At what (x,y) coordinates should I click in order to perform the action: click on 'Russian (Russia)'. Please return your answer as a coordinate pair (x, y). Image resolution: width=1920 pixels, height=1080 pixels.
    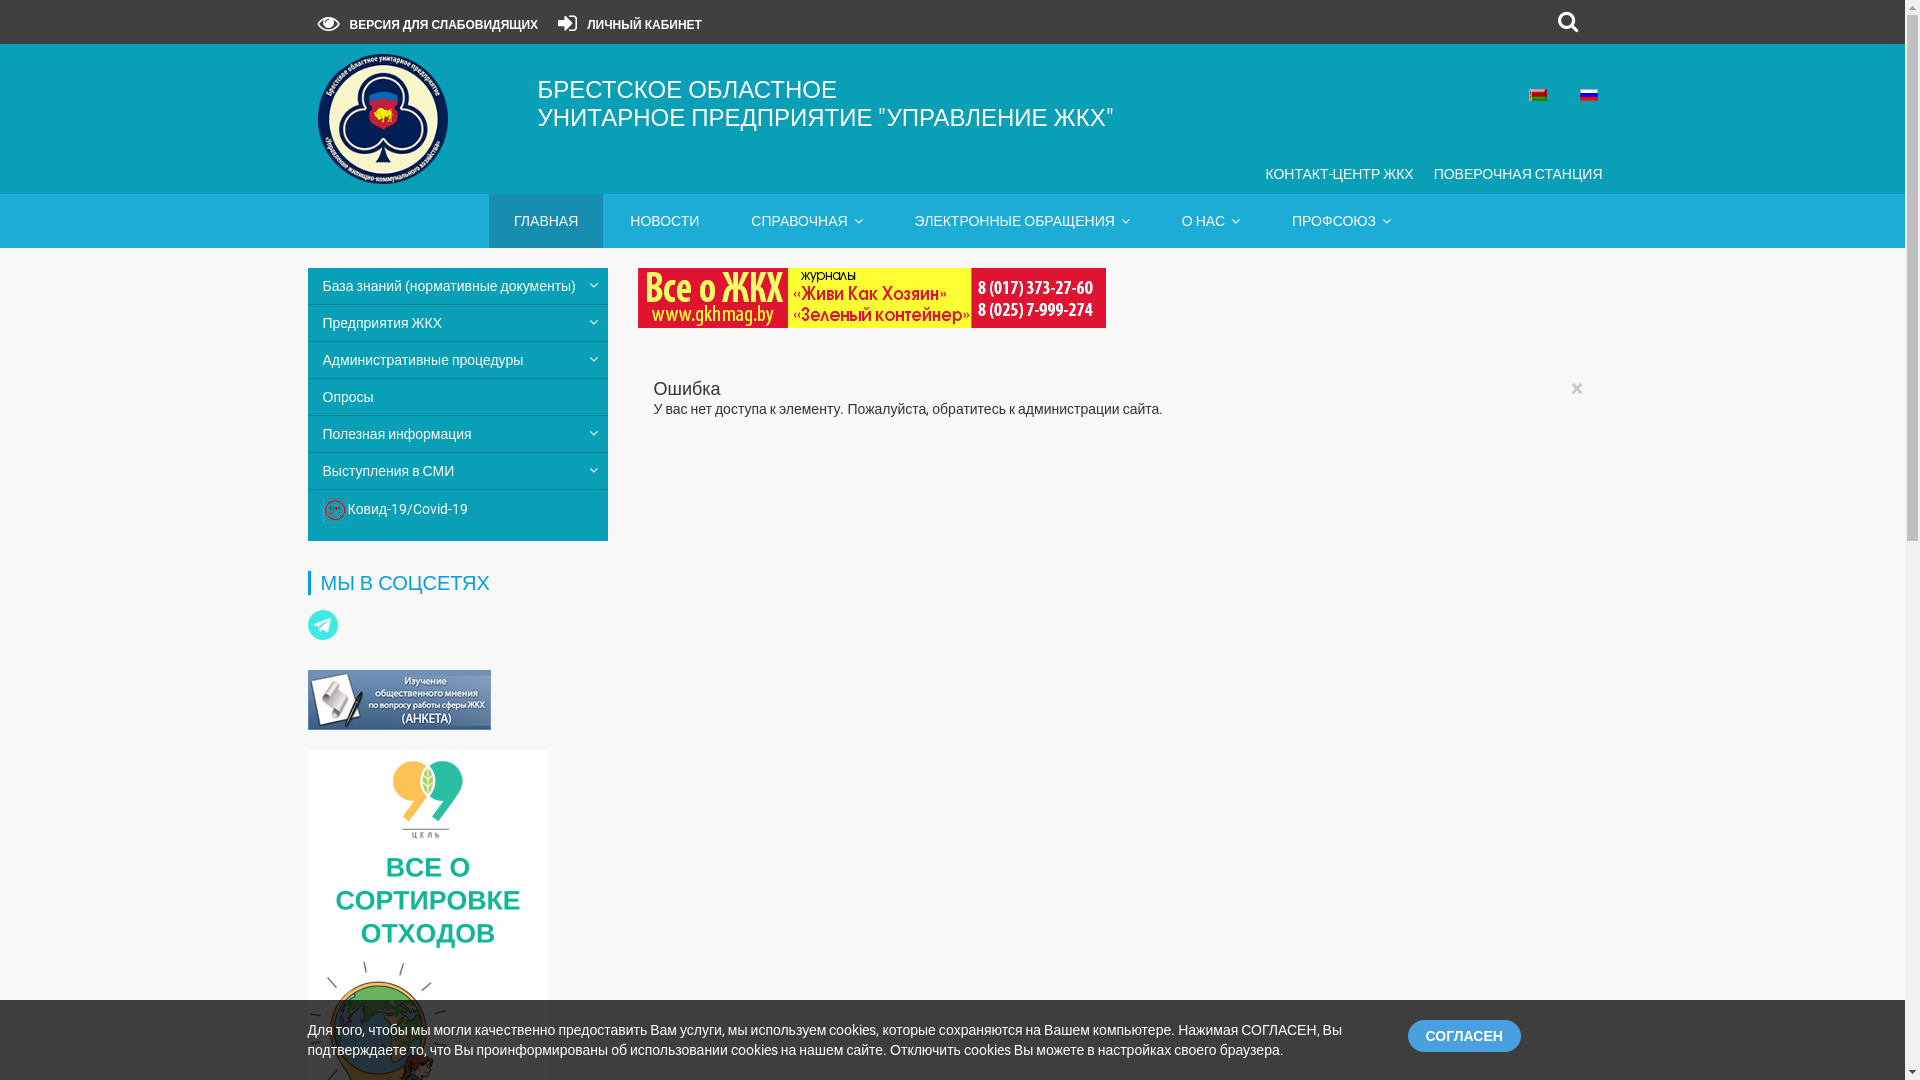
    Looking at the image, I should click on (1578, 95).